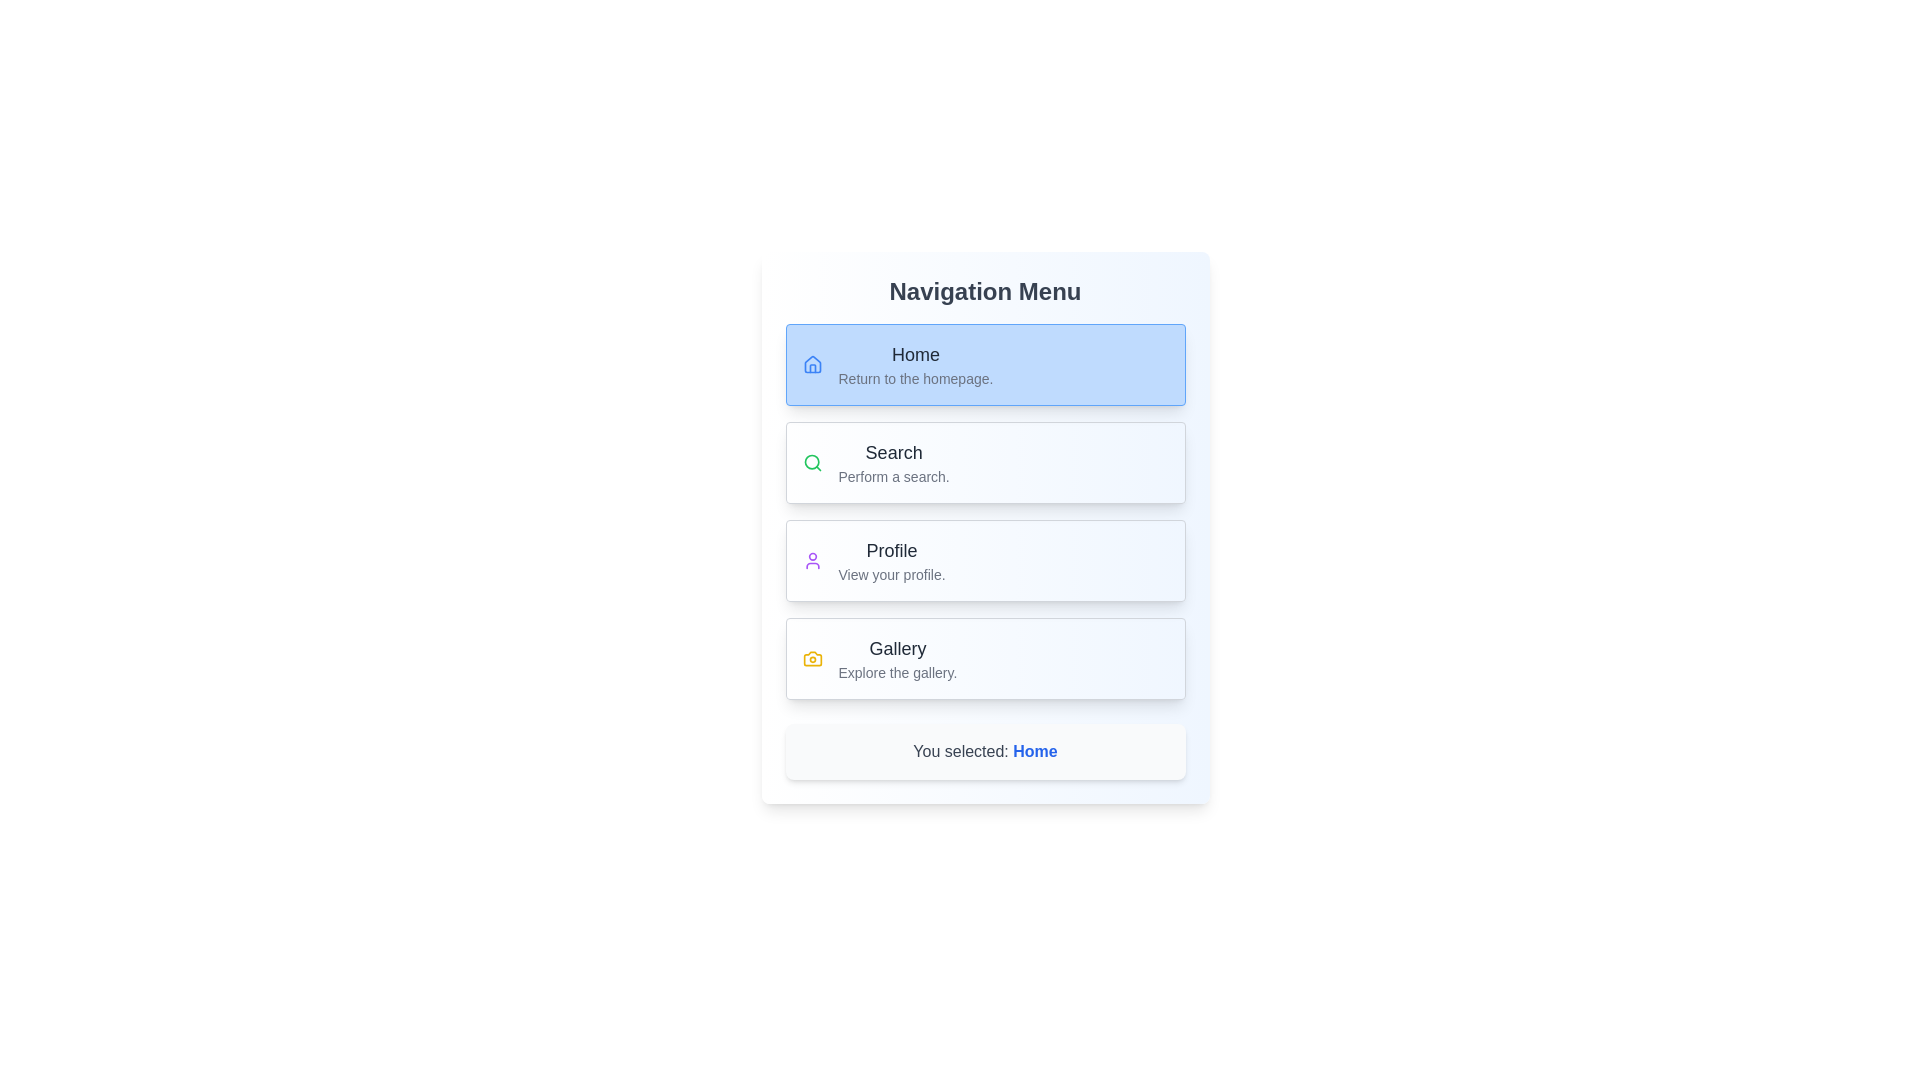 This screenshot has height=1080, width=1920. What do you see at coordinates (985, 659) in the screenshot?
I see `the menu item corresponding to Gallery to change the active tab` at bounding box center [985, 659].